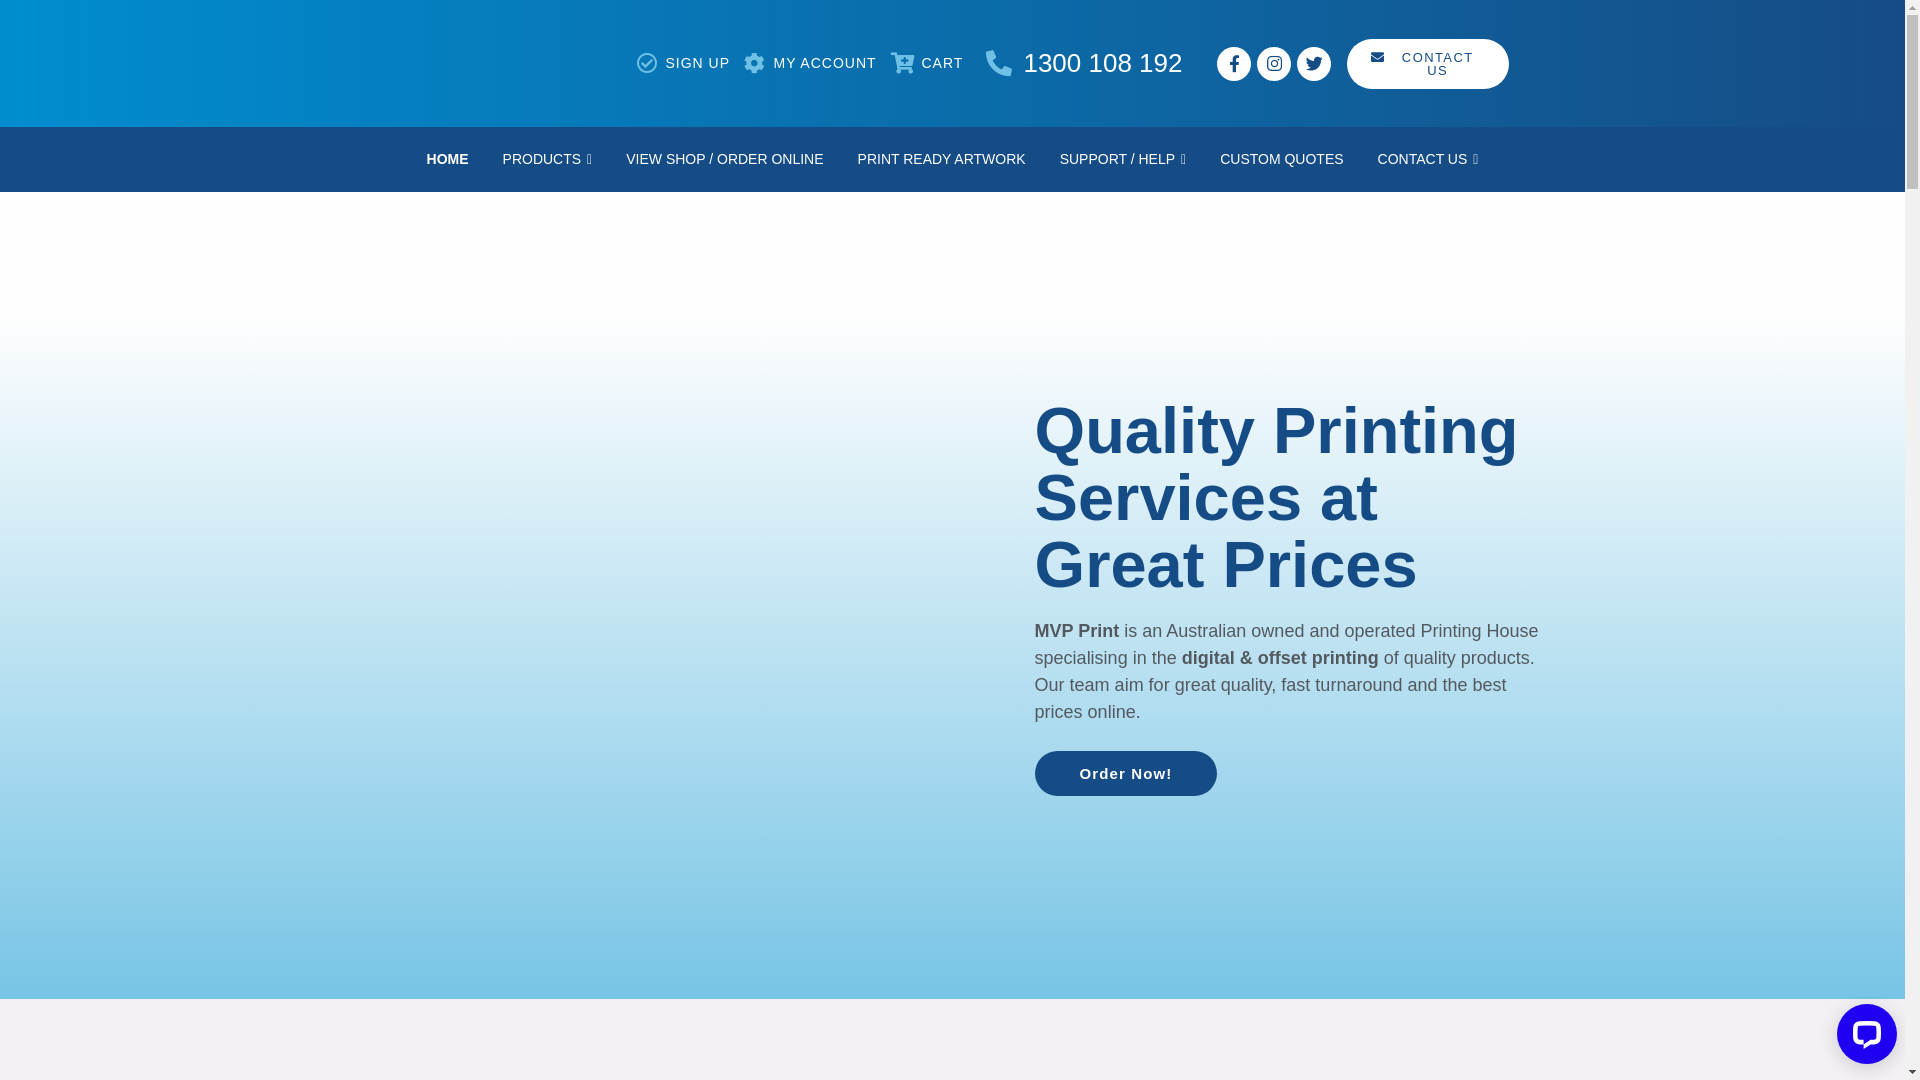 Image resolution: width=1920 pixels, height=1080 pixels. What do you see at coordinates (1123, 158) in the screenshot?
I see `'SUPPORT / HELP'` at bounding box center [1123, 158].